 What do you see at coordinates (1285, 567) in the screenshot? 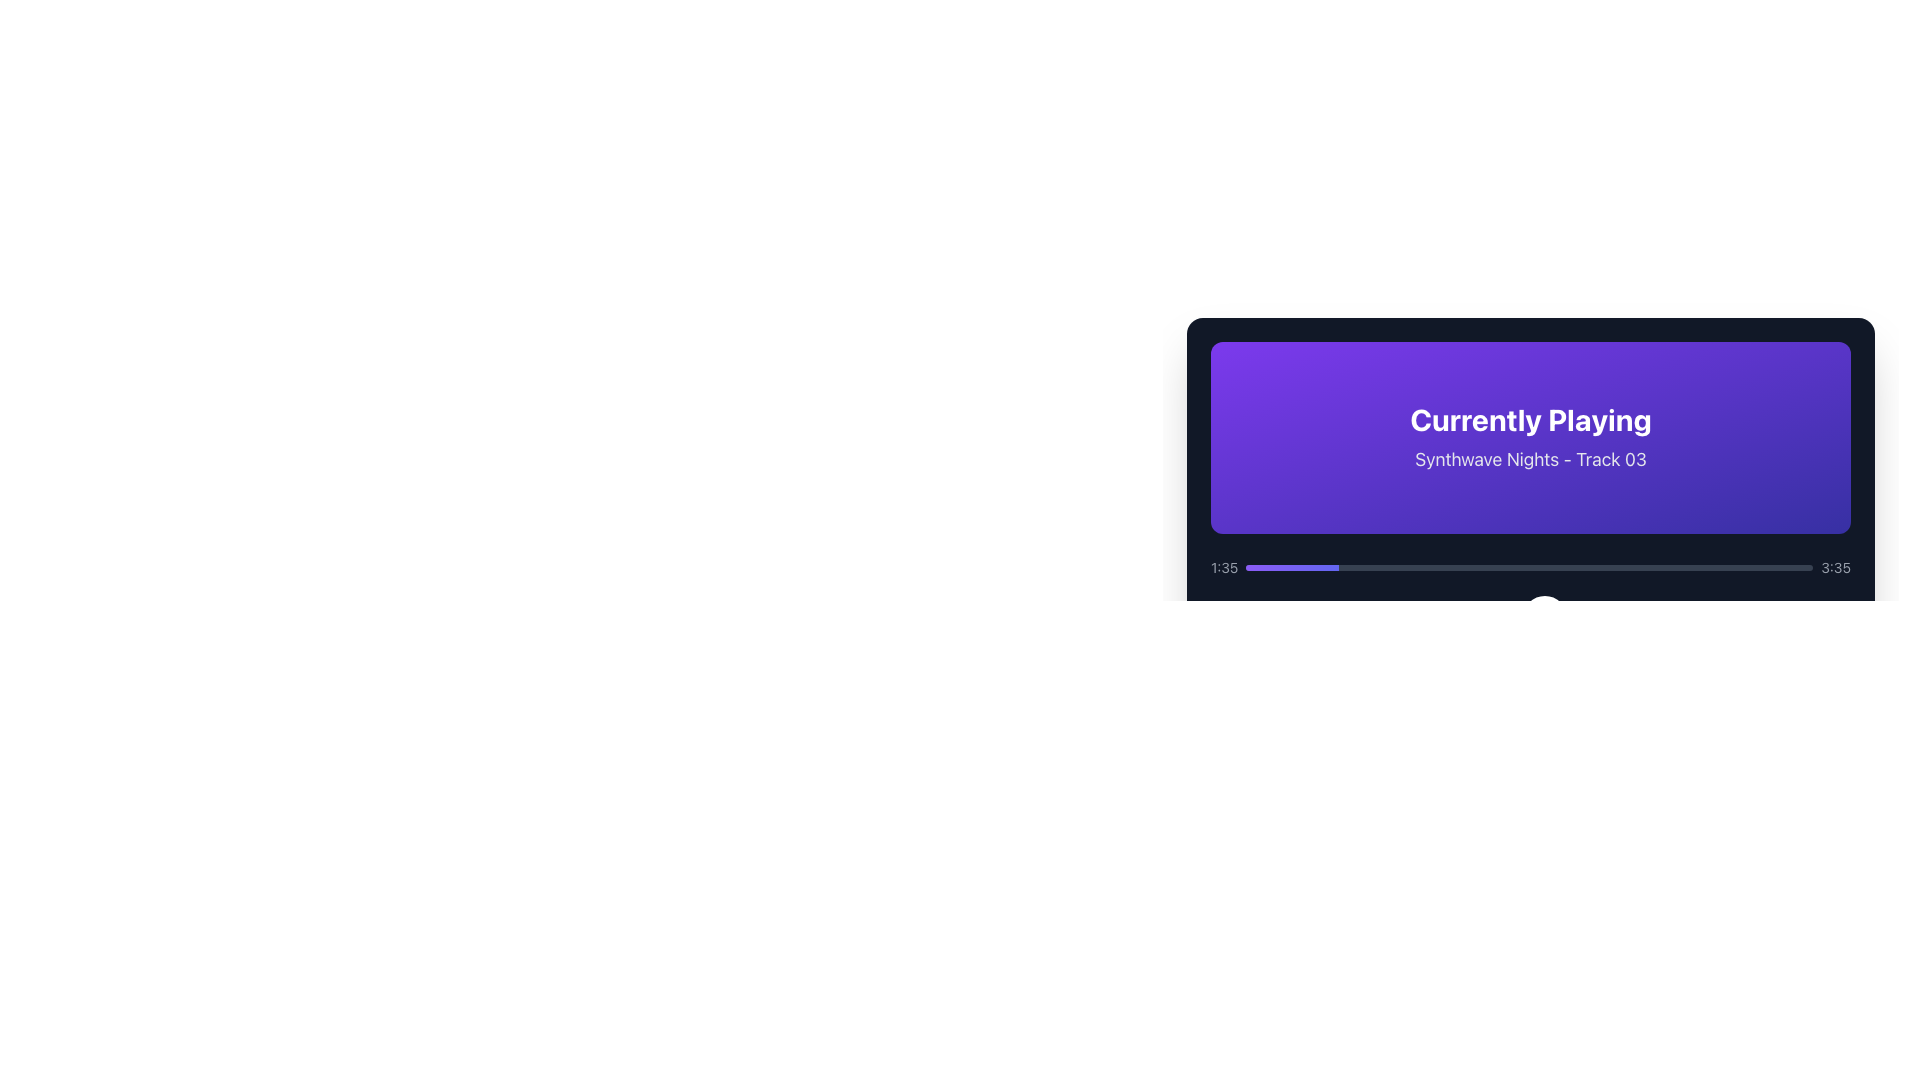
I see `the playback position` at bounding box center [1285, 567].